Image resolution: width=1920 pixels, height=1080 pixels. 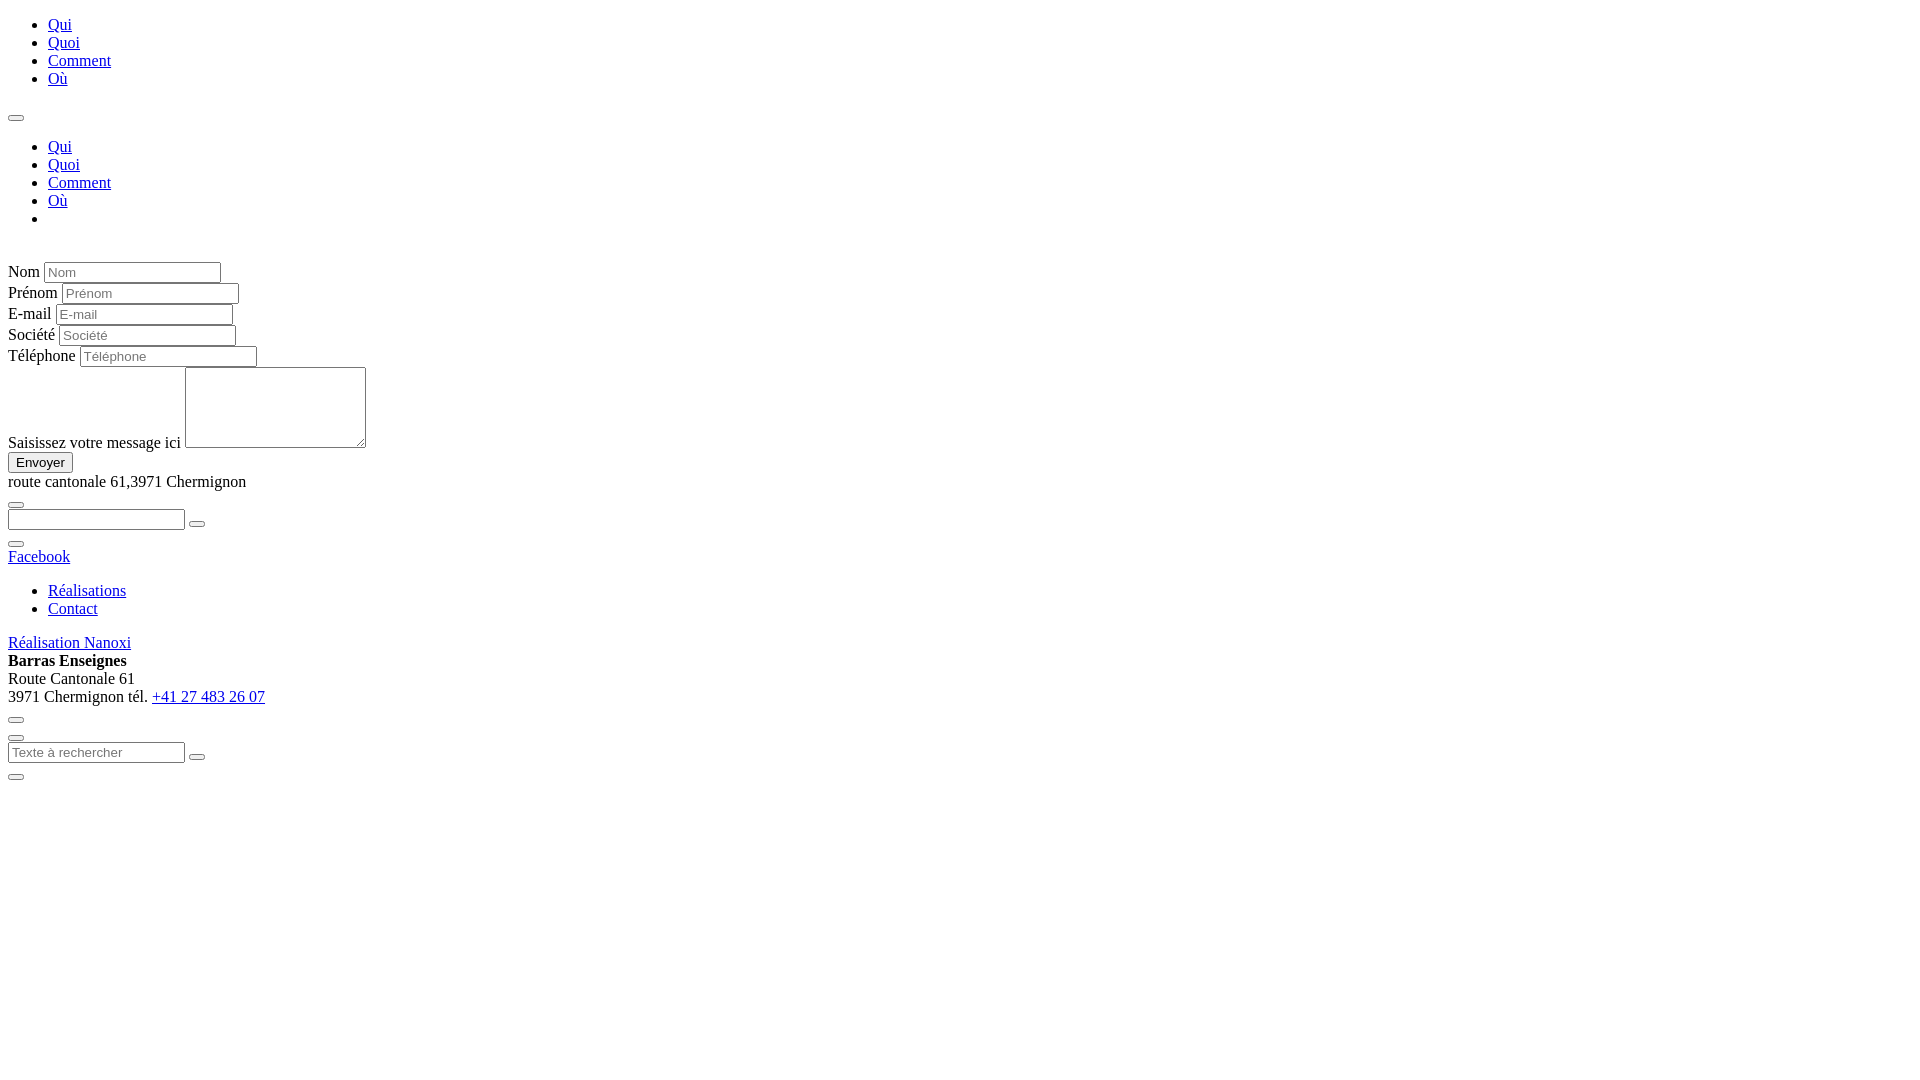 What do you see at coordinates (48, 145) in the screenshot?
I see `'Qui'` at bounding box center [48, 145].